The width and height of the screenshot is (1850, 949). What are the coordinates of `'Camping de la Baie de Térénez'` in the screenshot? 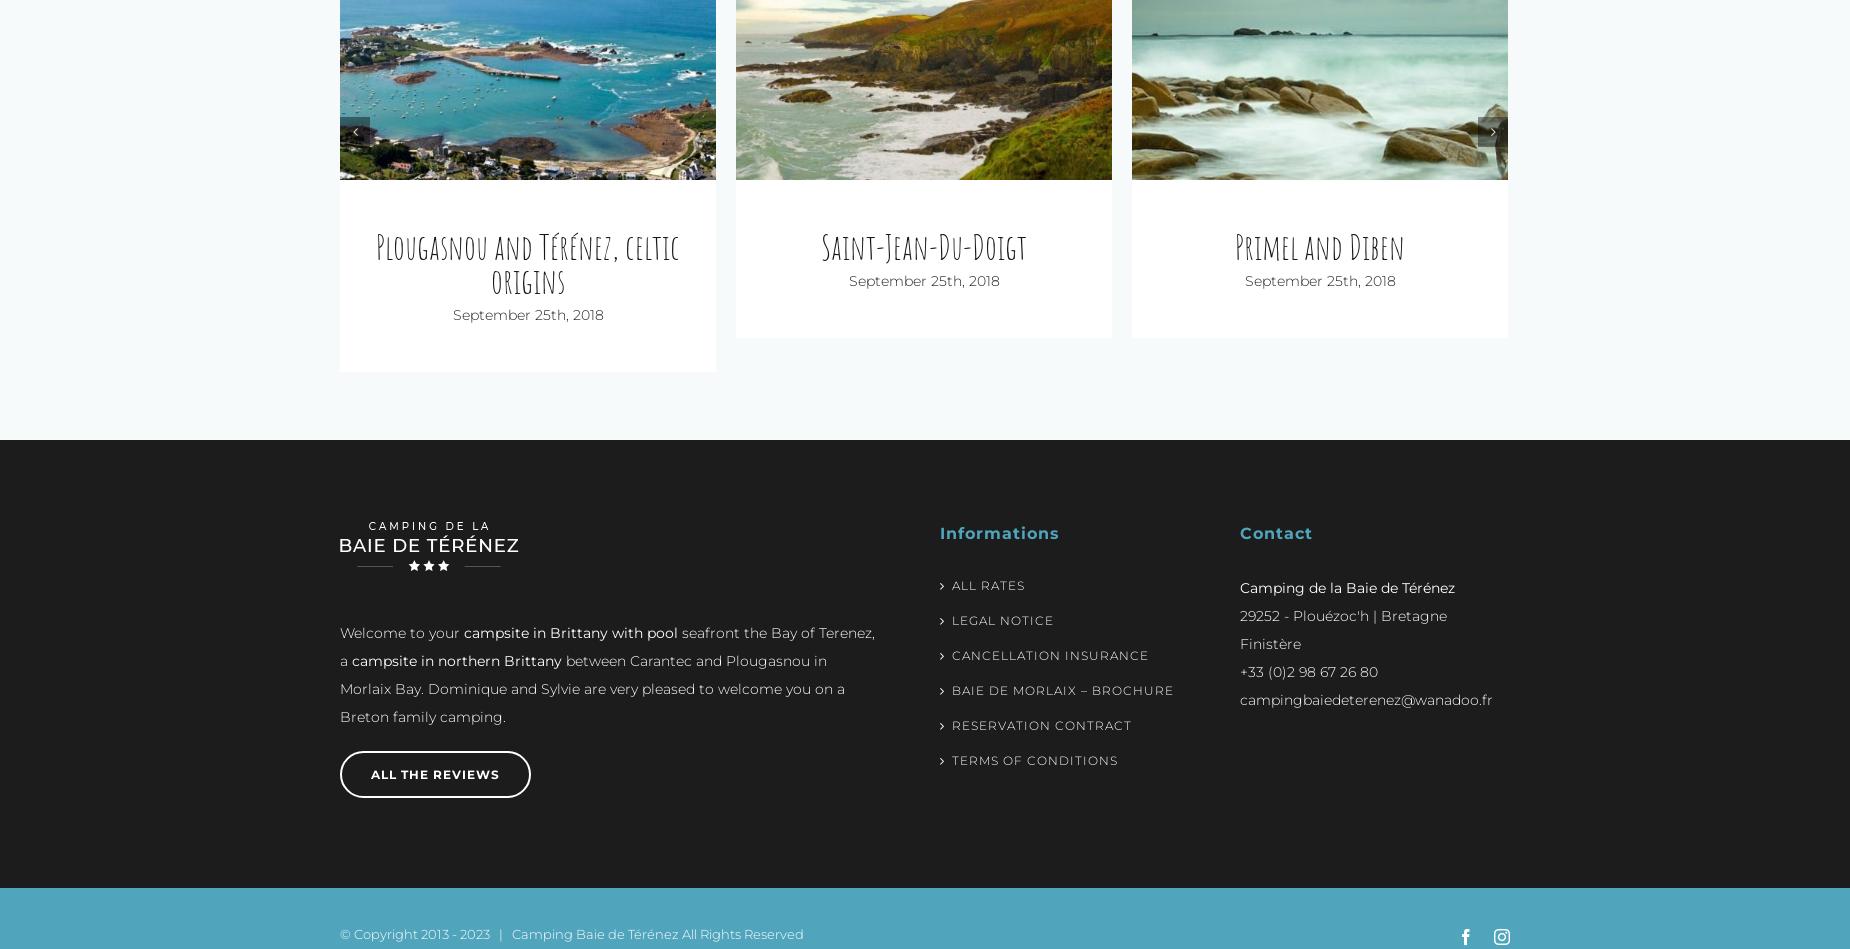 It's located at (1346, 553).